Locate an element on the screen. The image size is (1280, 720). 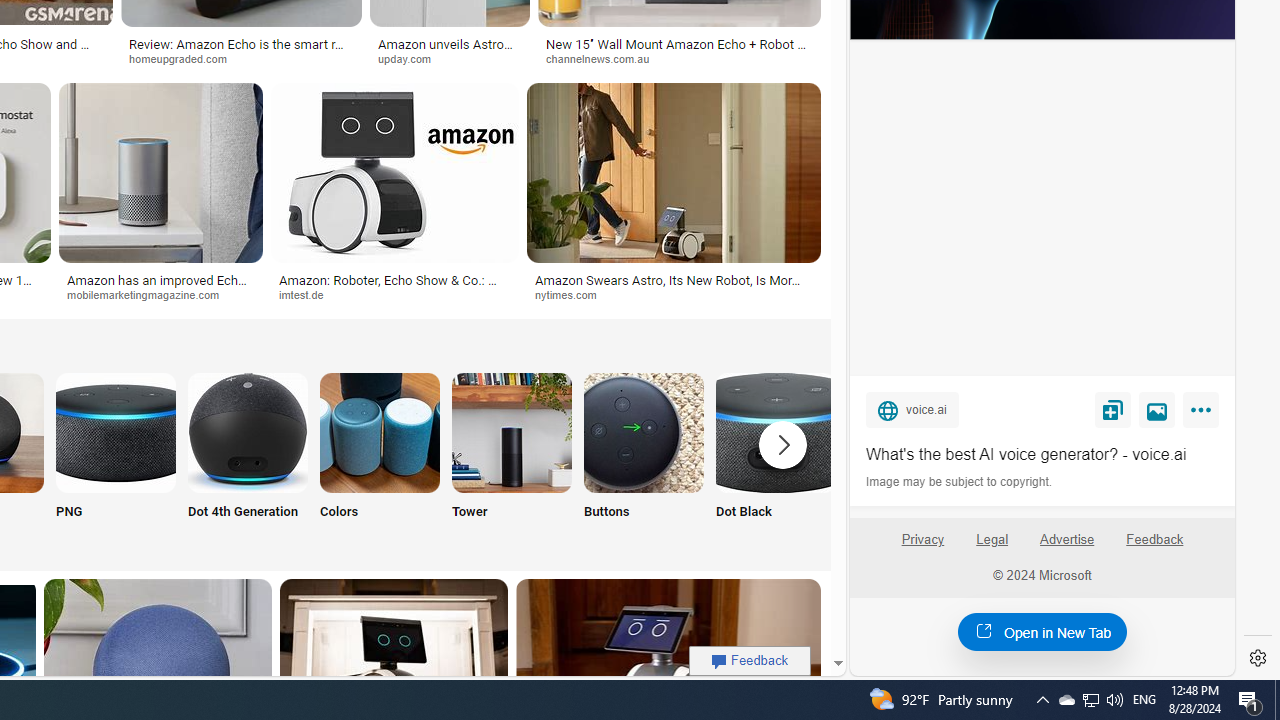
'channelnews.com.au' is located at coordinates (679, 58).